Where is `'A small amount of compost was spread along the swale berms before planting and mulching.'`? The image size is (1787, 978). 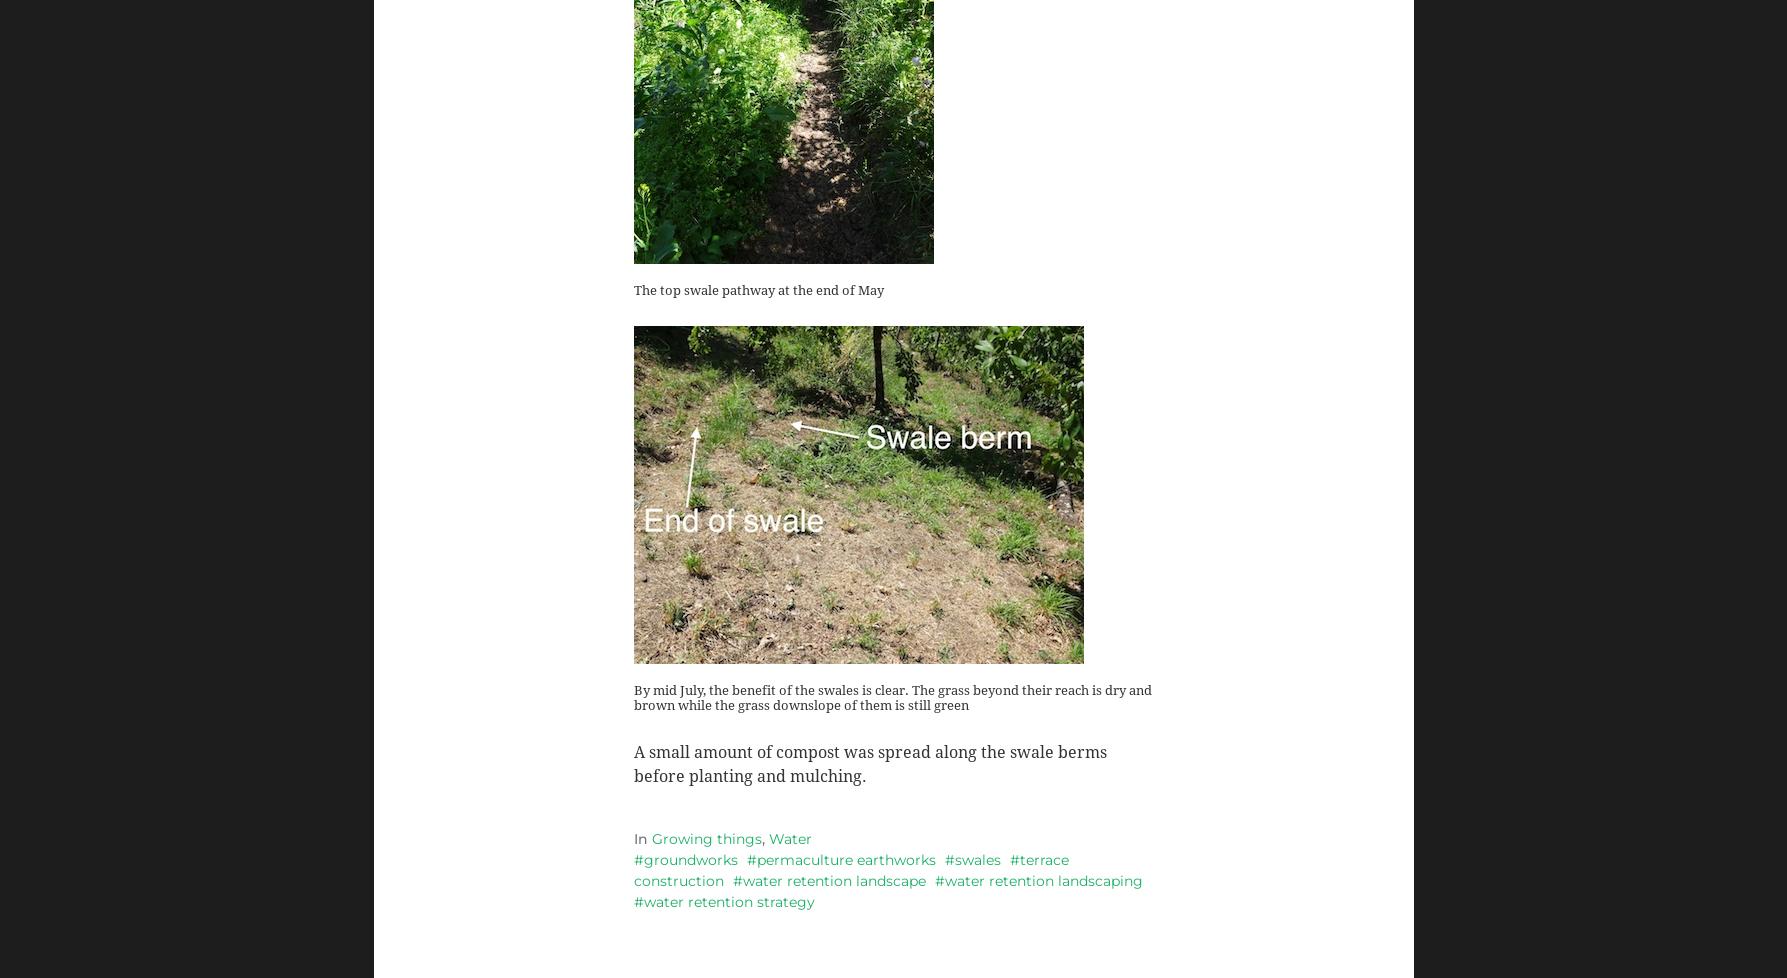 'A small amount of compost was spread along the swale berms before planting and mulching.' is located at coordinates (869, 763).